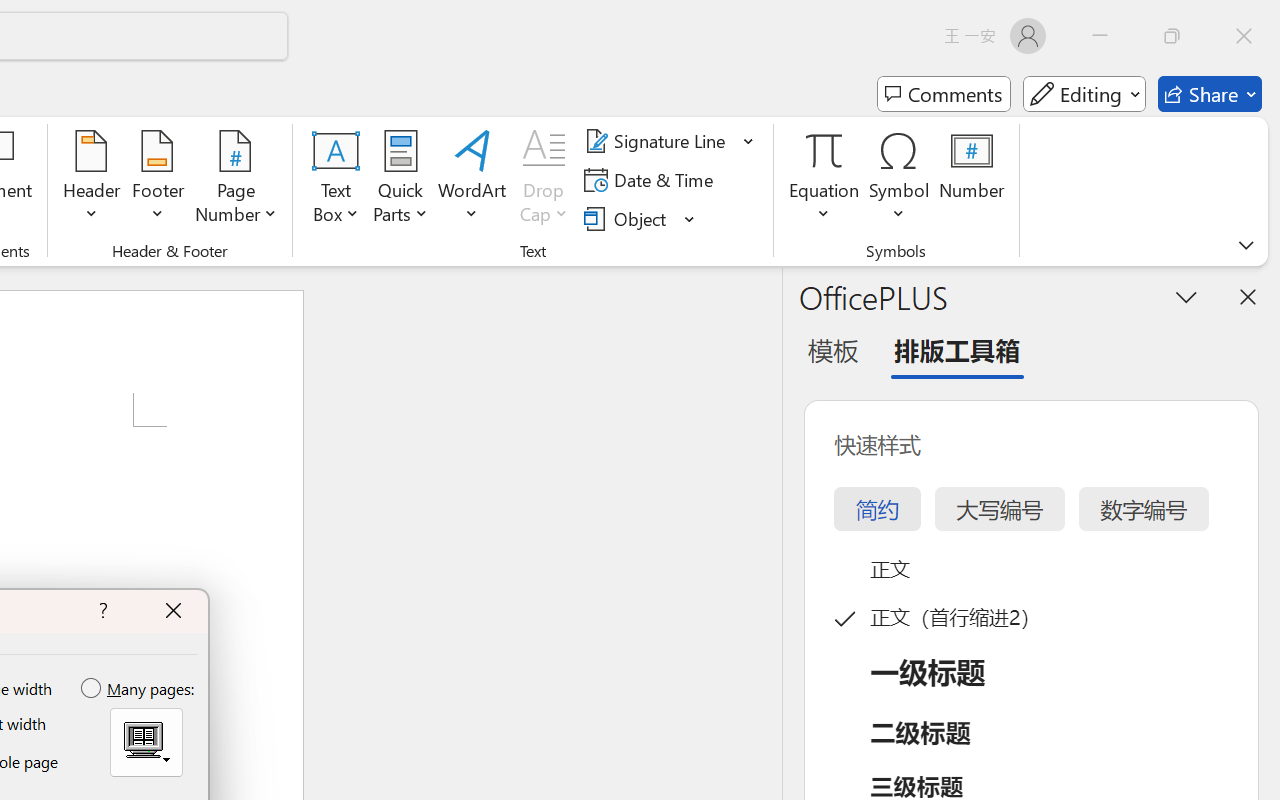 This screenshot has width=1280, height=800. I want to click on 'Signature Line', so click(670, 141).